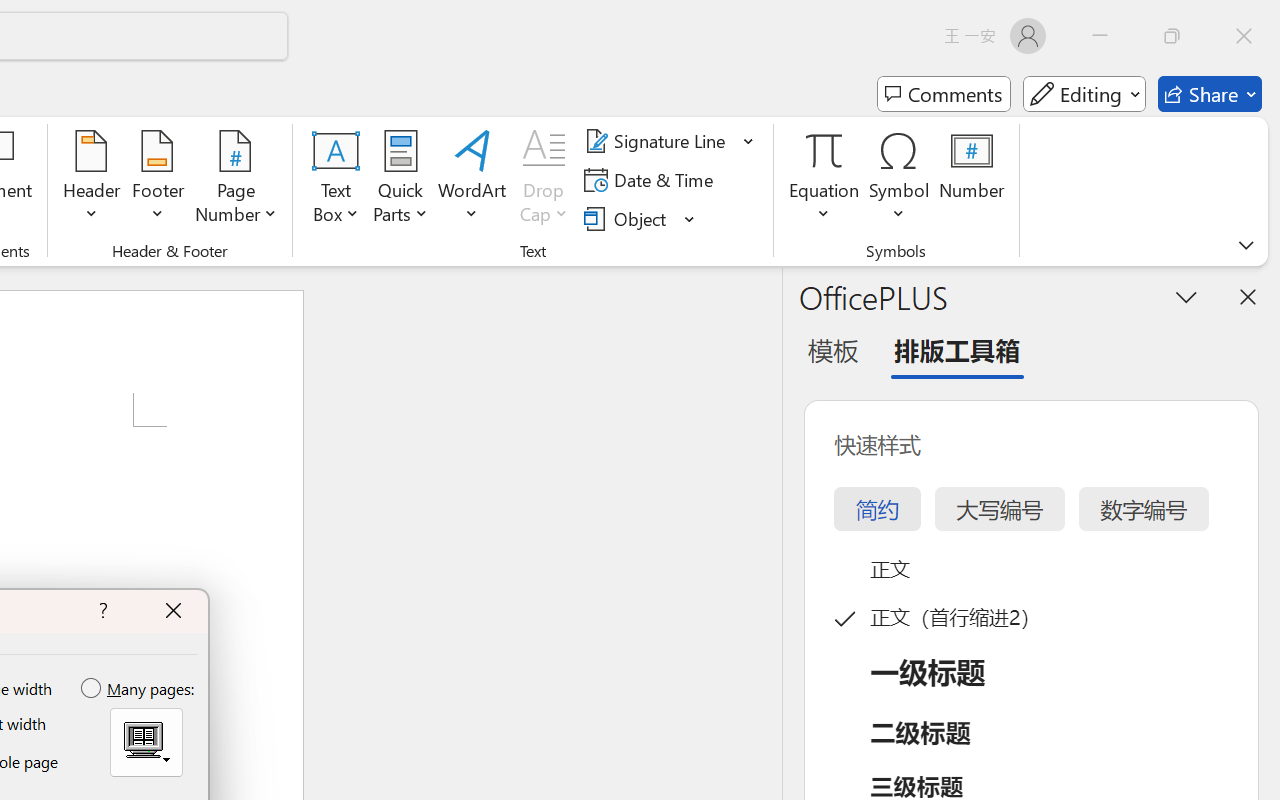 This screenshot has width=1280, height=800. I want to click on 'Signature Line', so click(670, 141).